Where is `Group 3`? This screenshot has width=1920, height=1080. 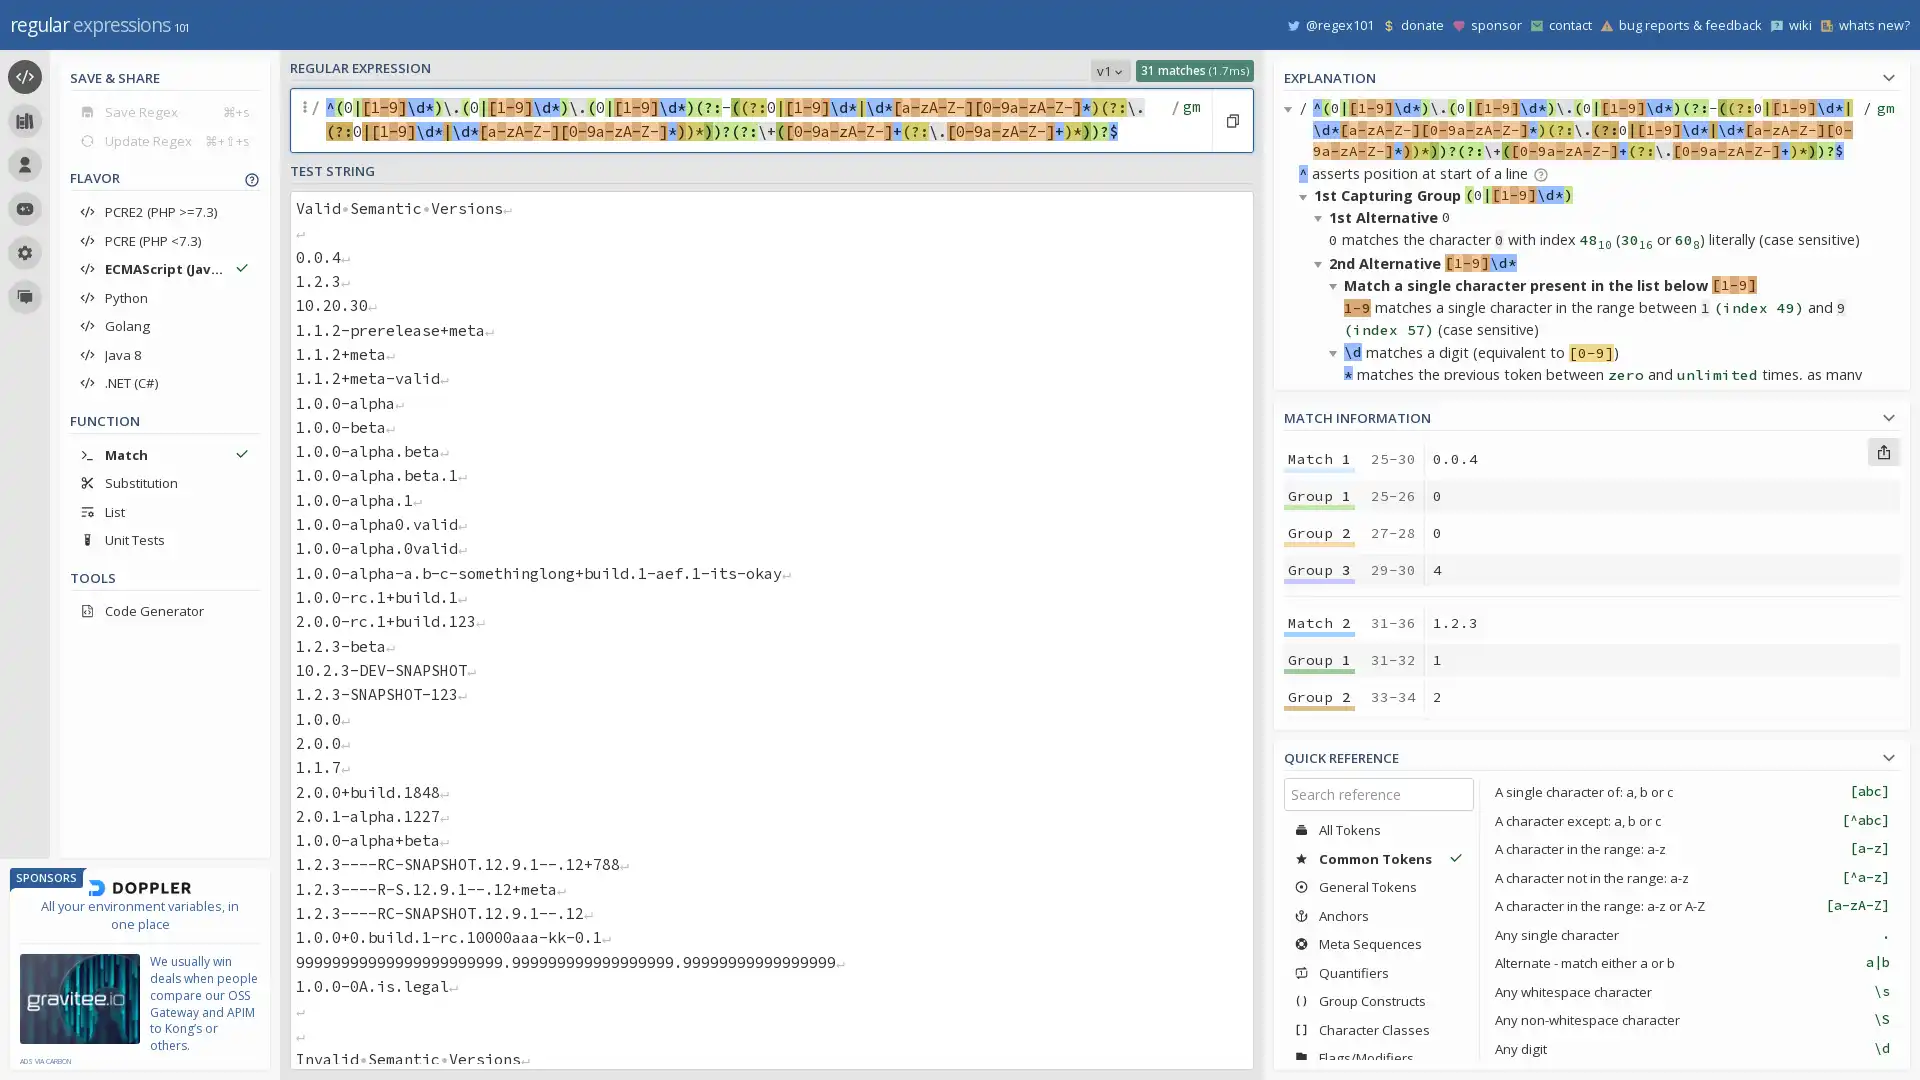 Group 3 is located at coordinates (1319, 570).